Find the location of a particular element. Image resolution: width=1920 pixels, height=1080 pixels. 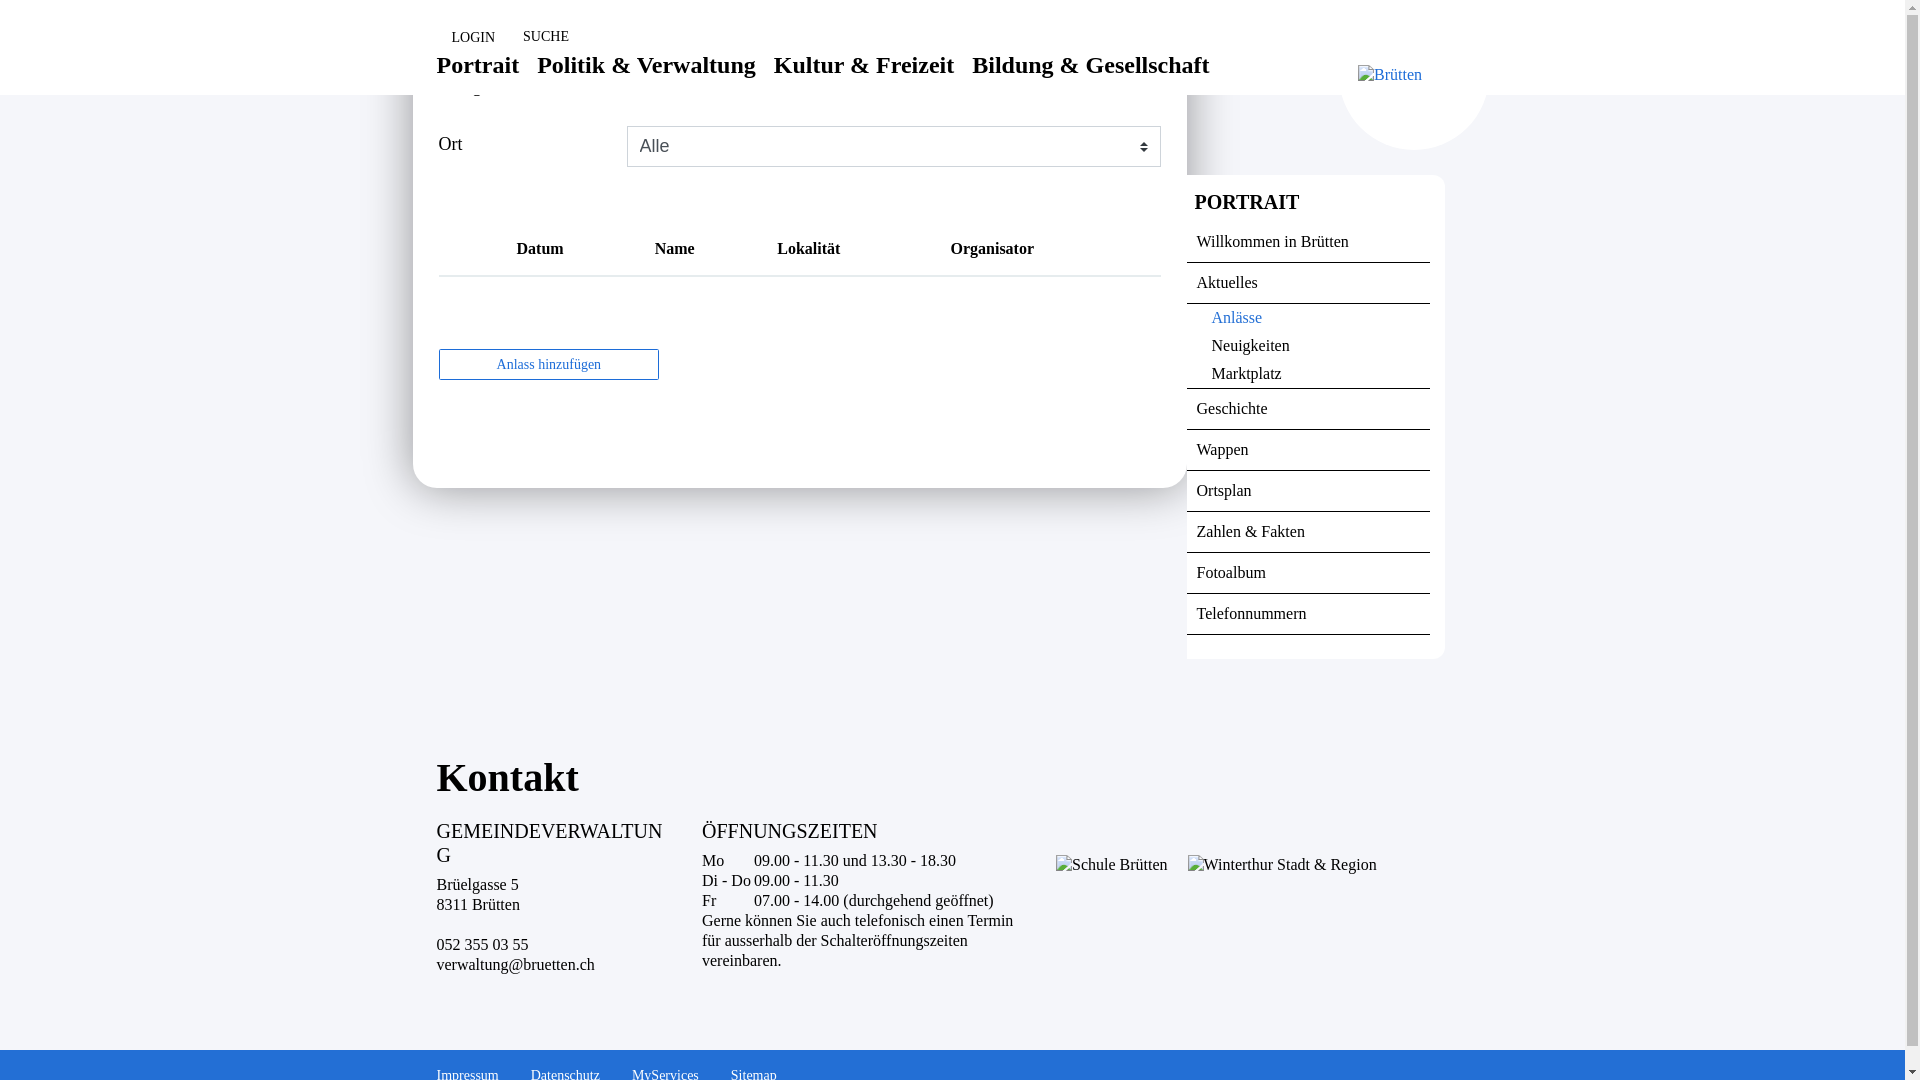

'Portrait' is located at coordinates (476, 80).